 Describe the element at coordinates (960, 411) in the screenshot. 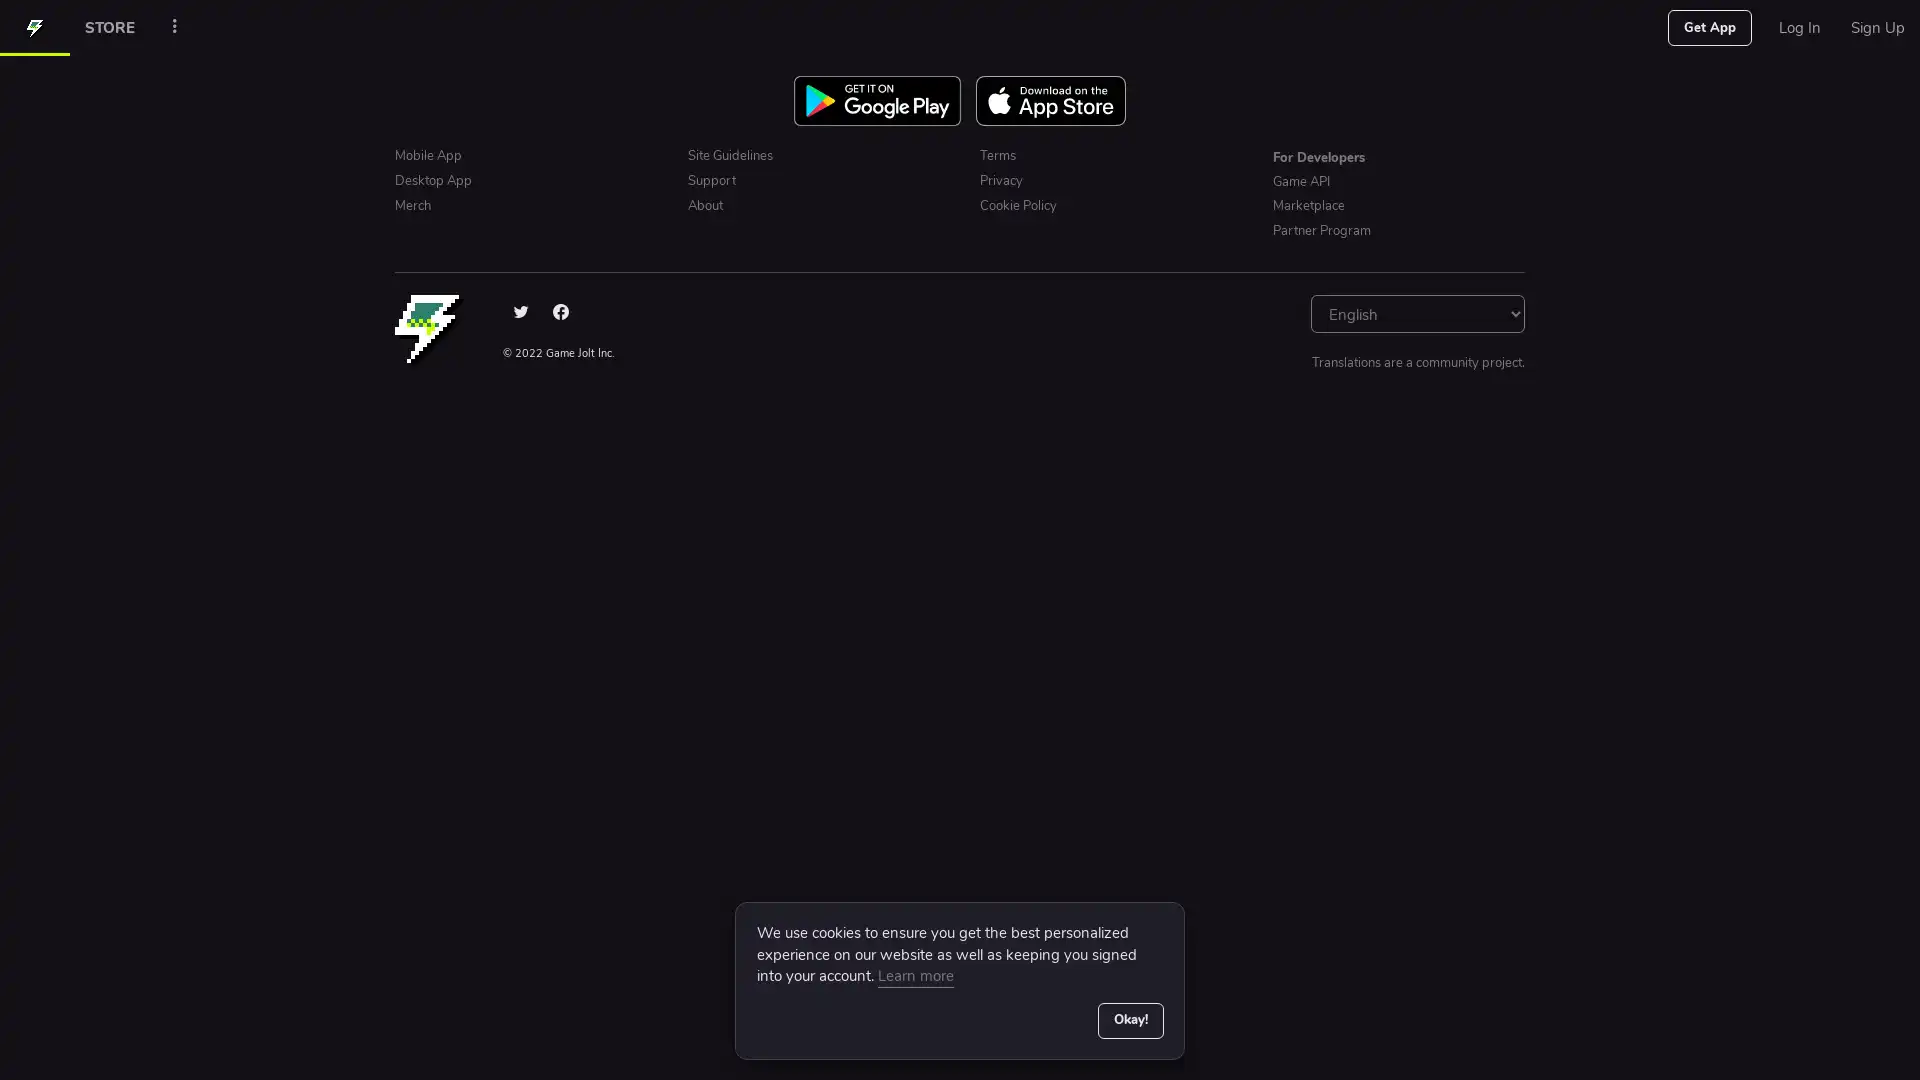

I see `Sign up with Google` at that location.